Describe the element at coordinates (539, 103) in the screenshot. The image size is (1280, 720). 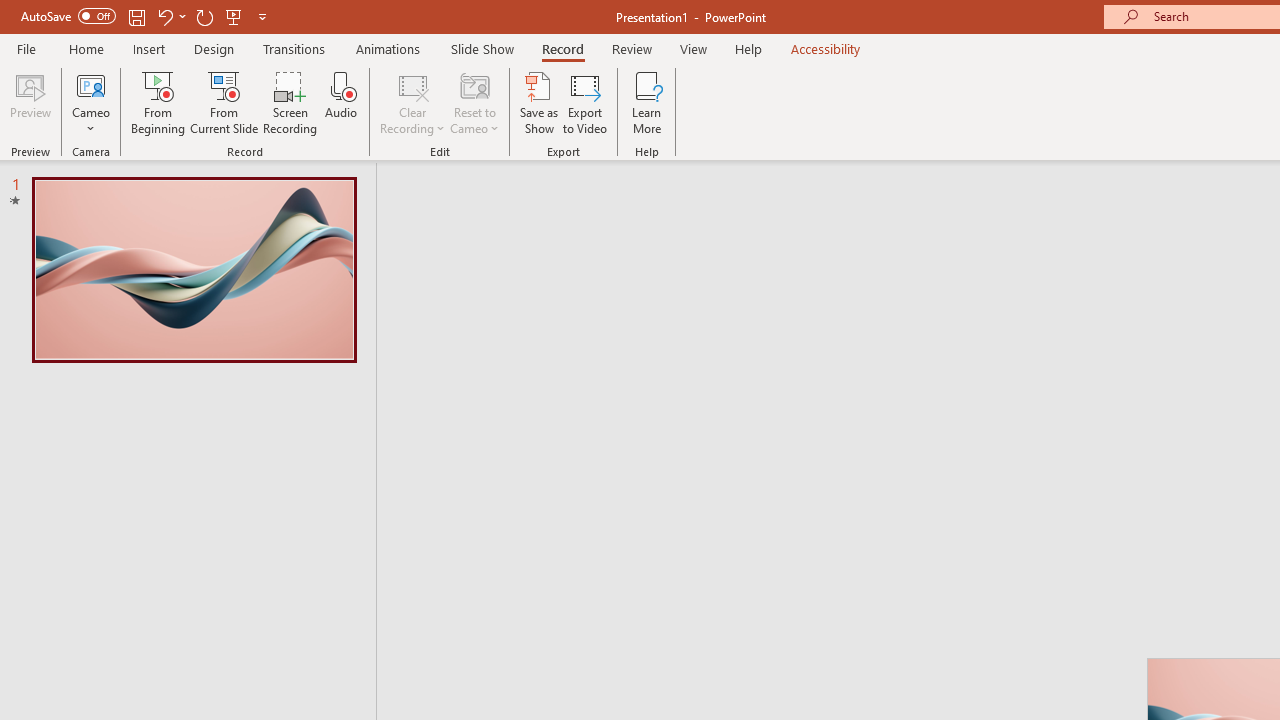
I see `'Save as Show'` at that location.